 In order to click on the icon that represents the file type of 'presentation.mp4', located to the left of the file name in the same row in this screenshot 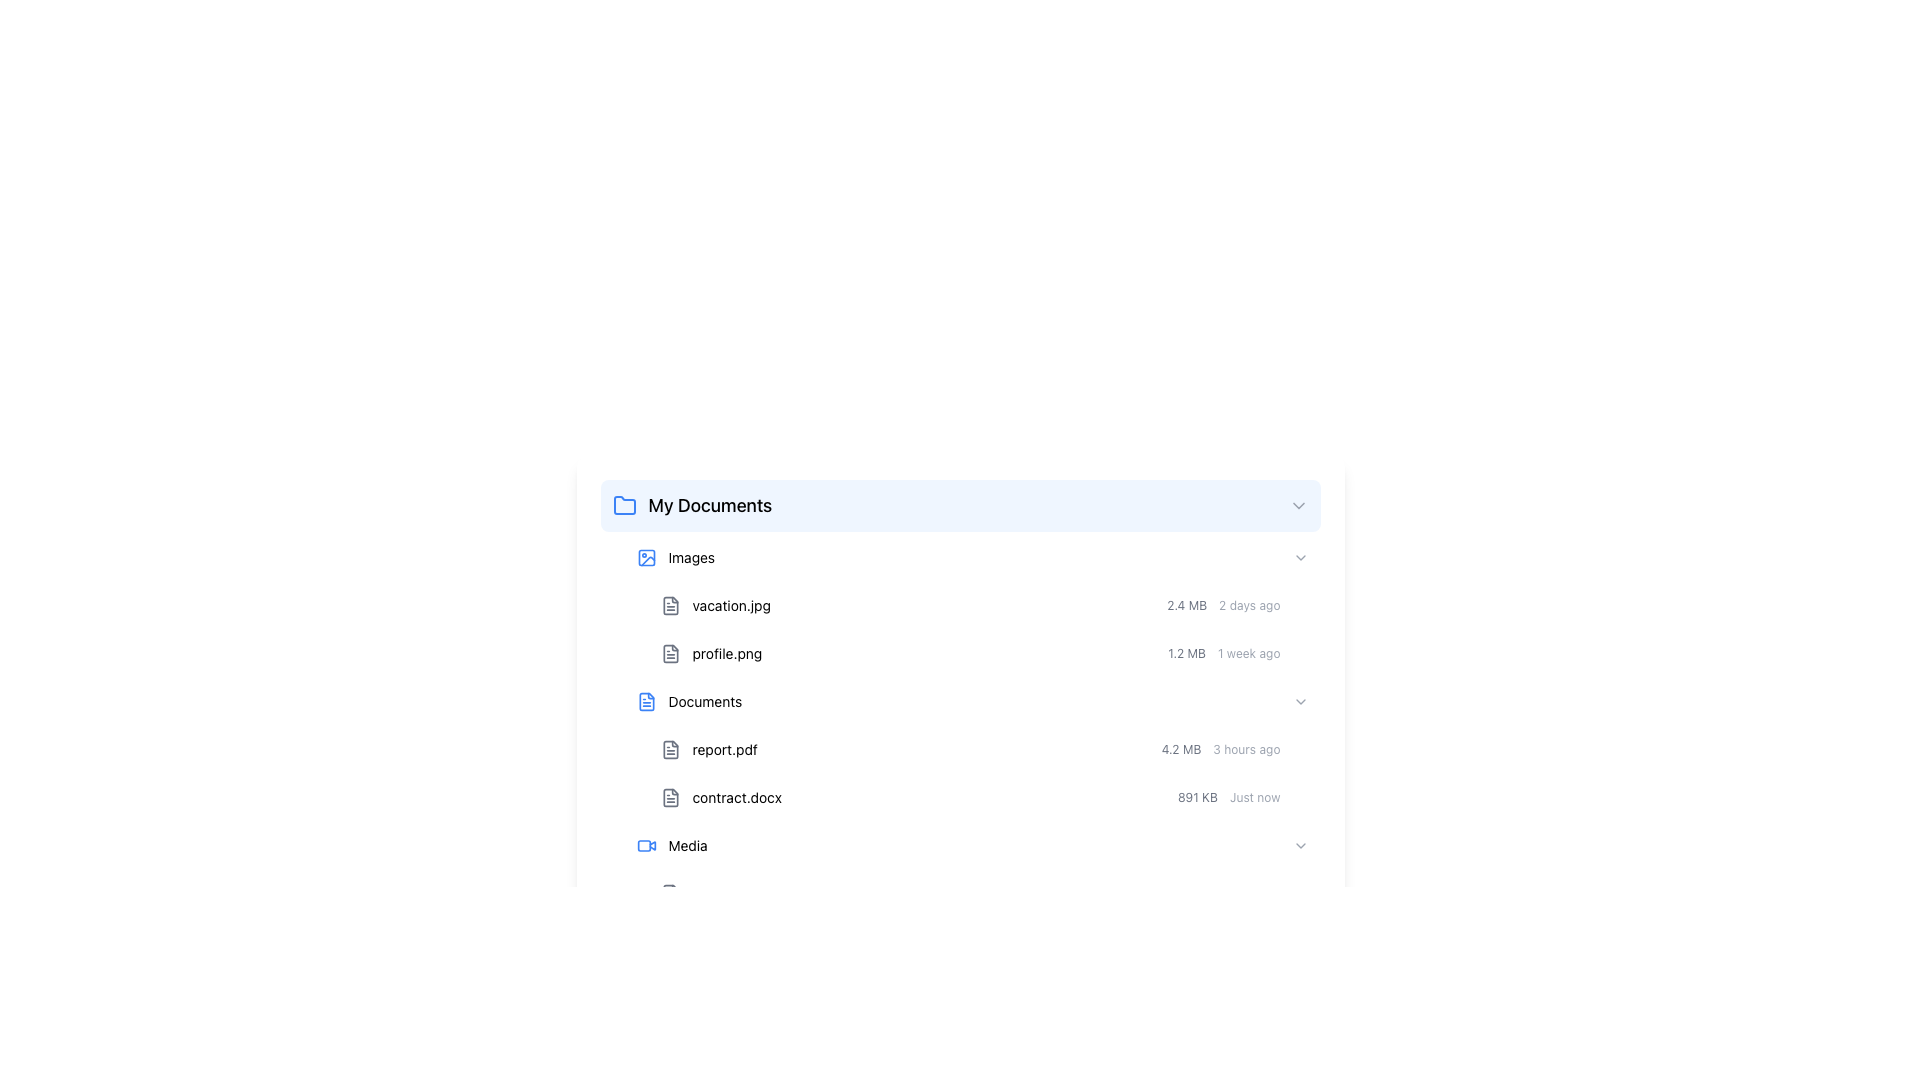, I will do `click(670, 893)`.